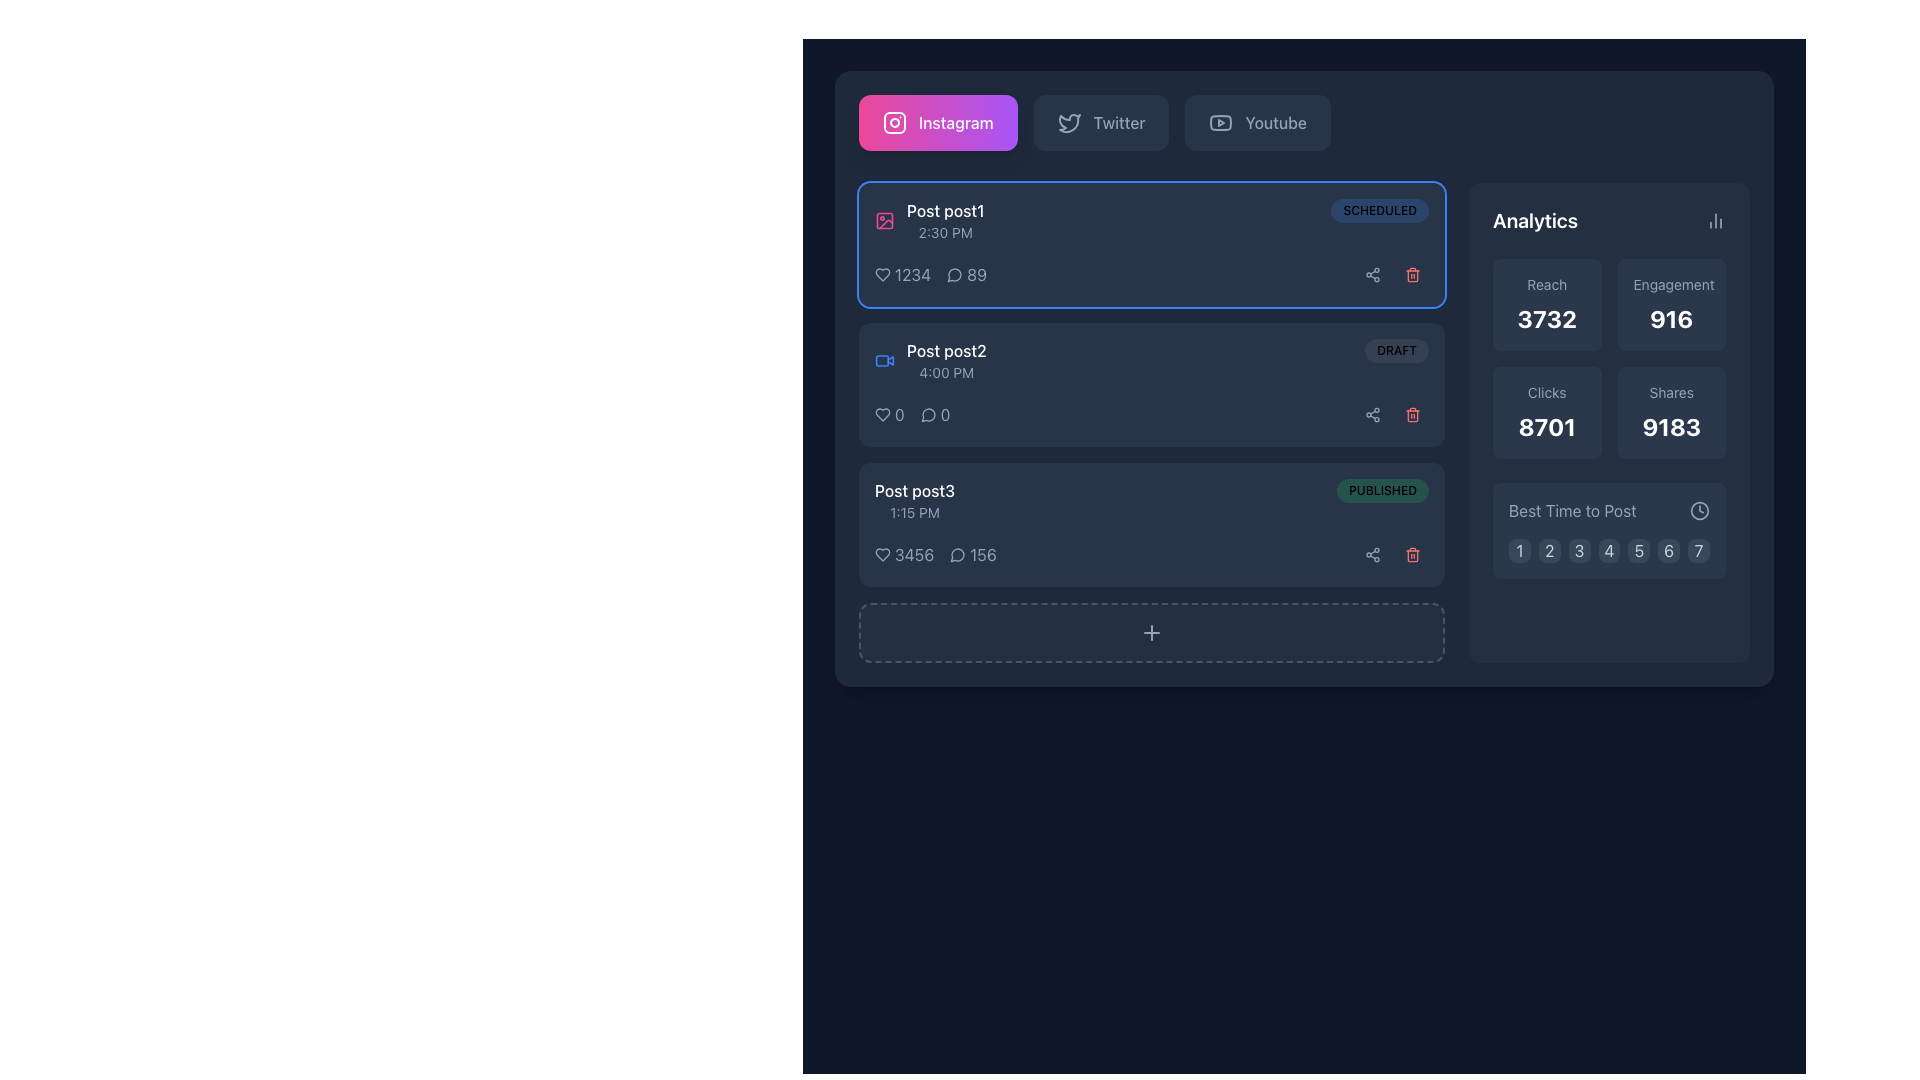 The width and height of the screenshot is (1920, 1080). Describe the element at coordinates (914, 490) in the screenshot. I see `the text label displaying the title 'Post post3', located in the lower-left area under the 'Post post2' section` at that location.